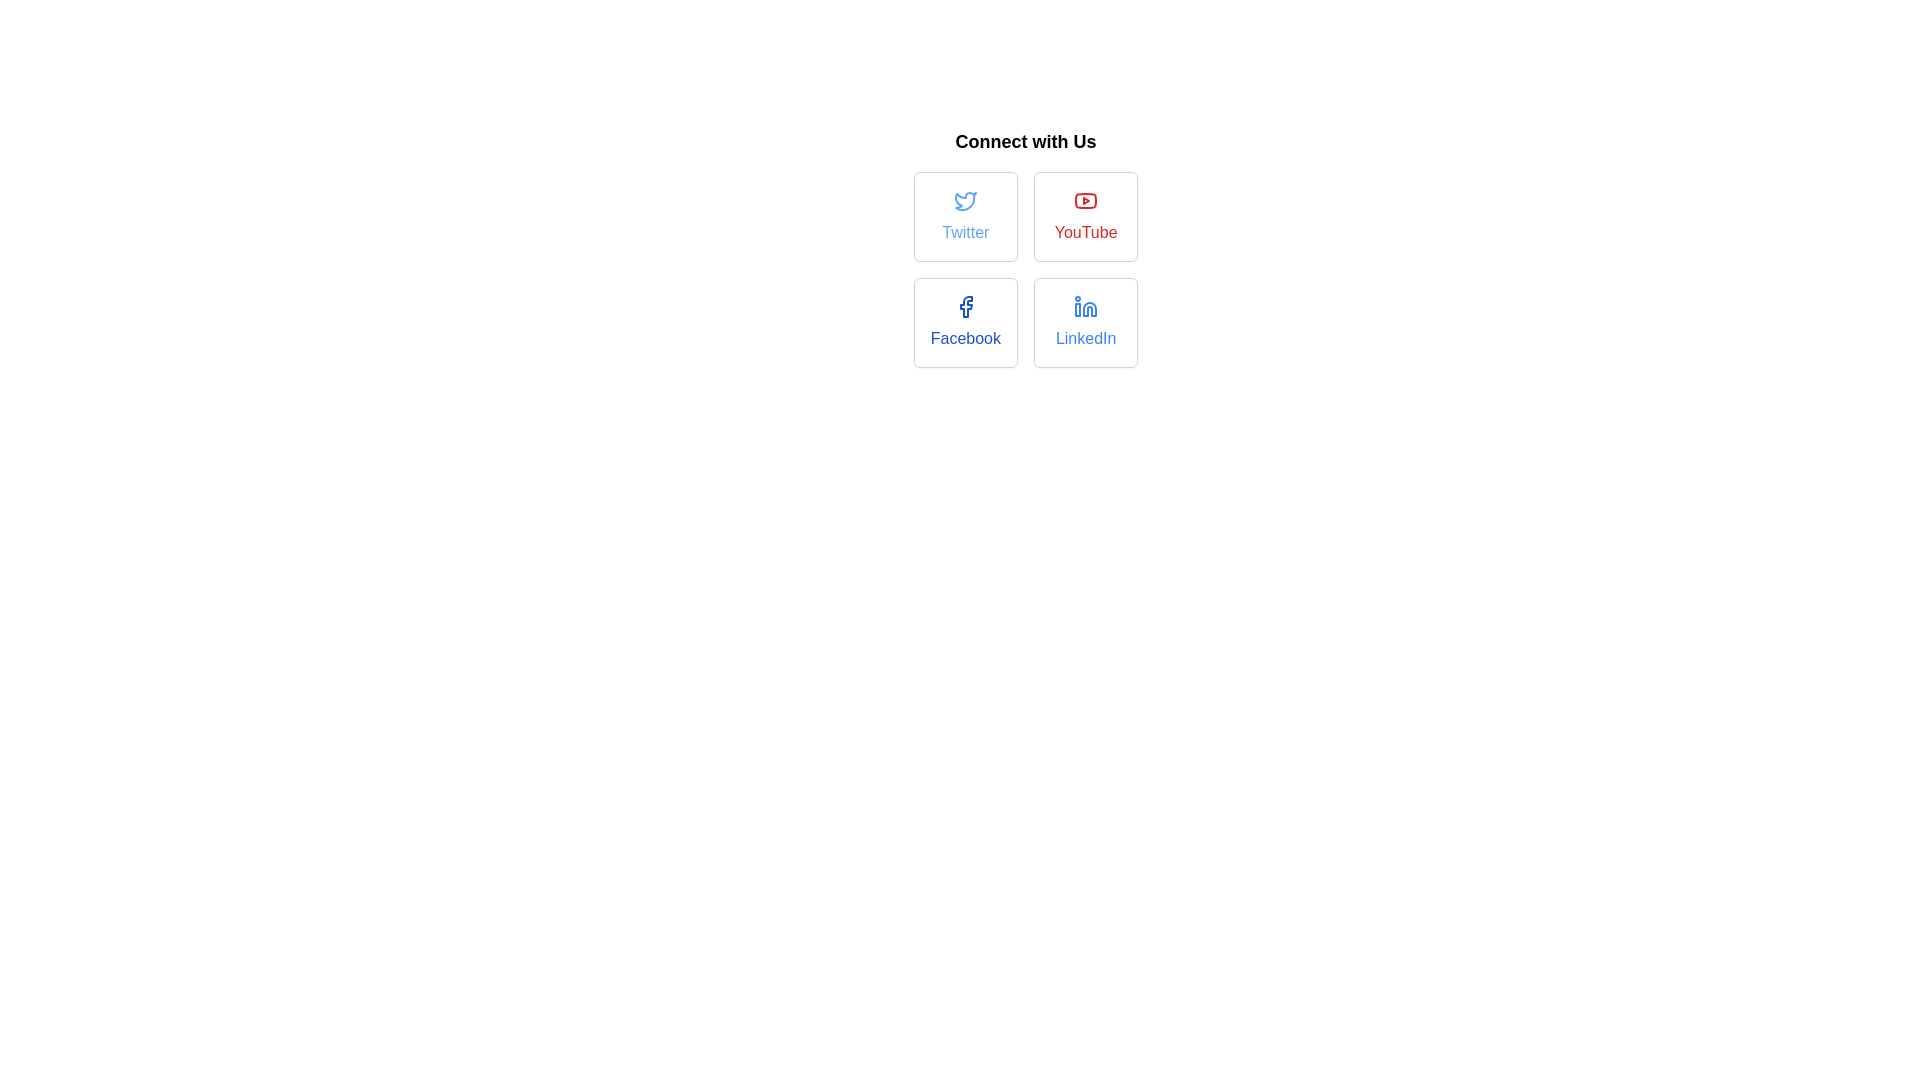 The height and width of the screenshot is (1080, 1920). I want to click on the LinkedIn button, which is a rectangular UI card with rounded corners, featuring the LinkedIn logo and the text 'LinkedIn' centered below it, located in the bottom-right corner of a 2x2 grid of social media icons, so click(1085, 322).